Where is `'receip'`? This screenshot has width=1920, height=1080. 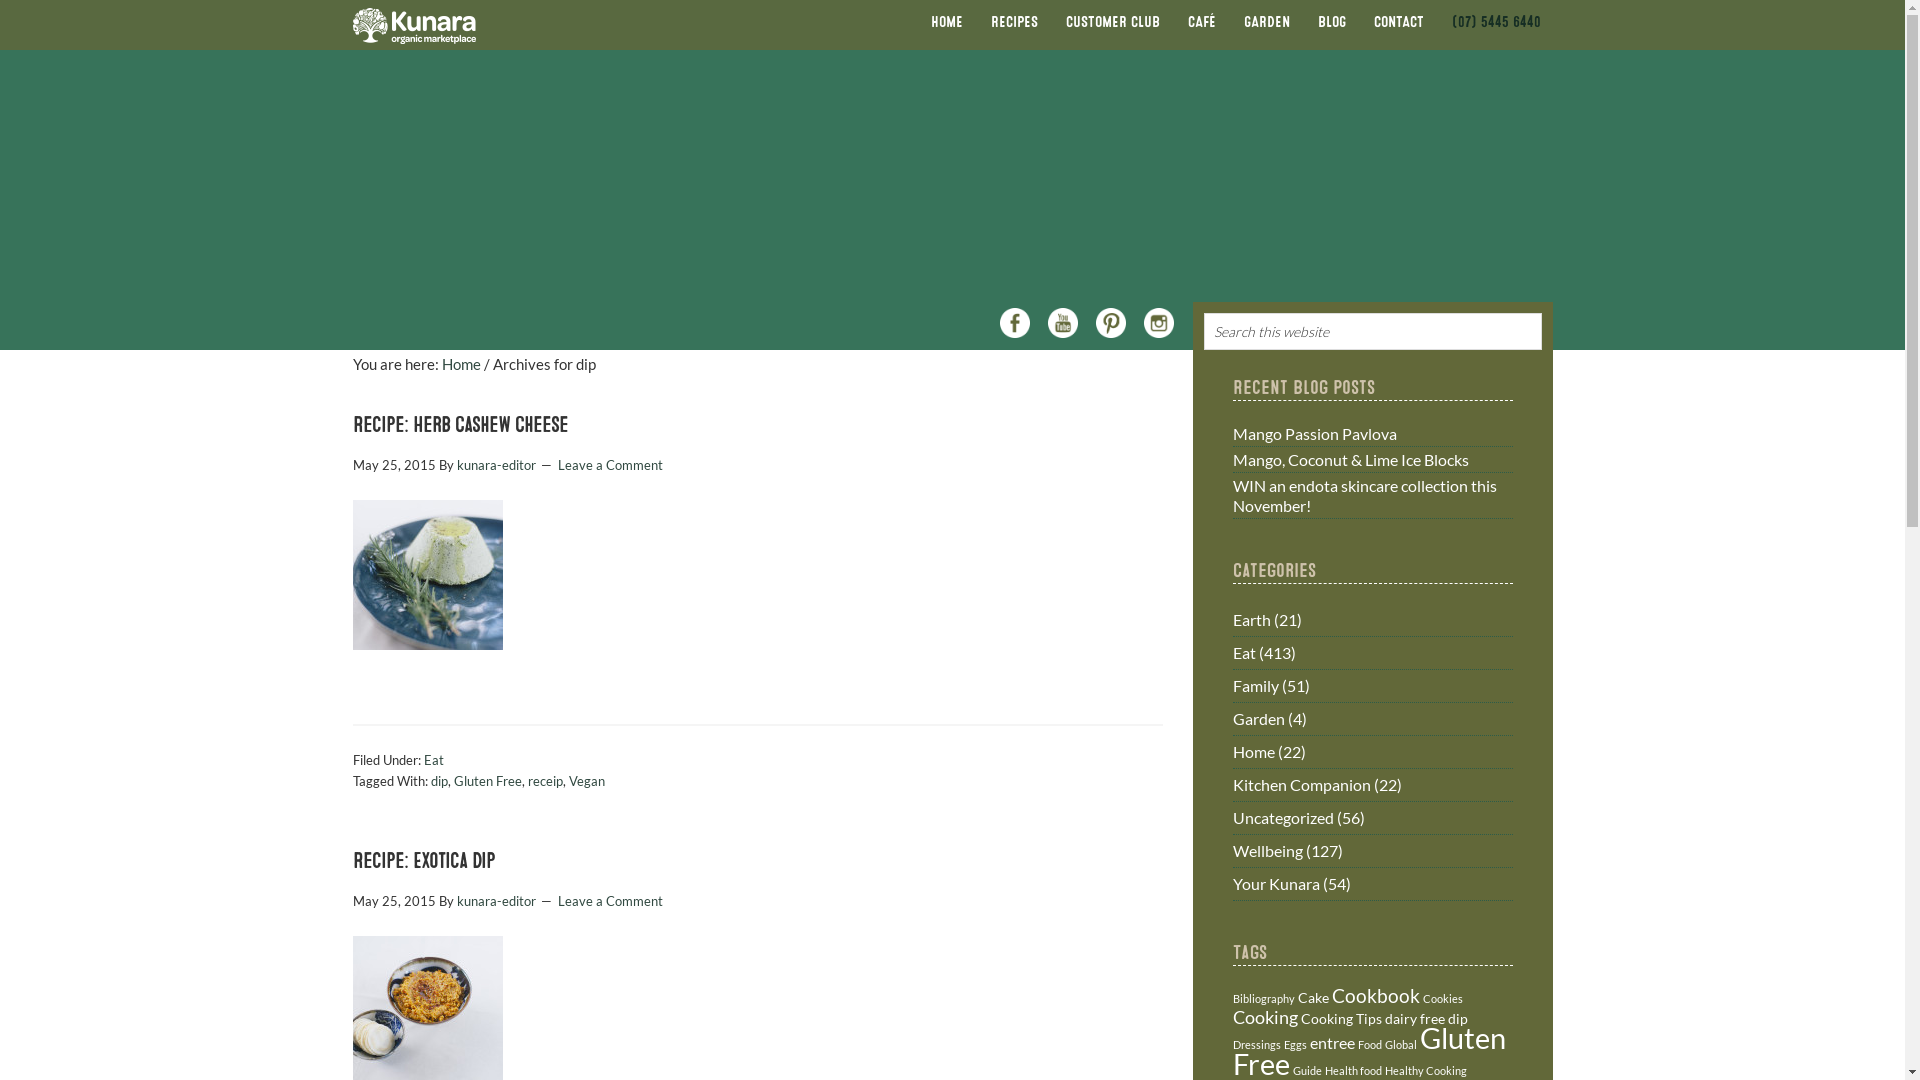
'receip' is located at coordinates (545, 779).